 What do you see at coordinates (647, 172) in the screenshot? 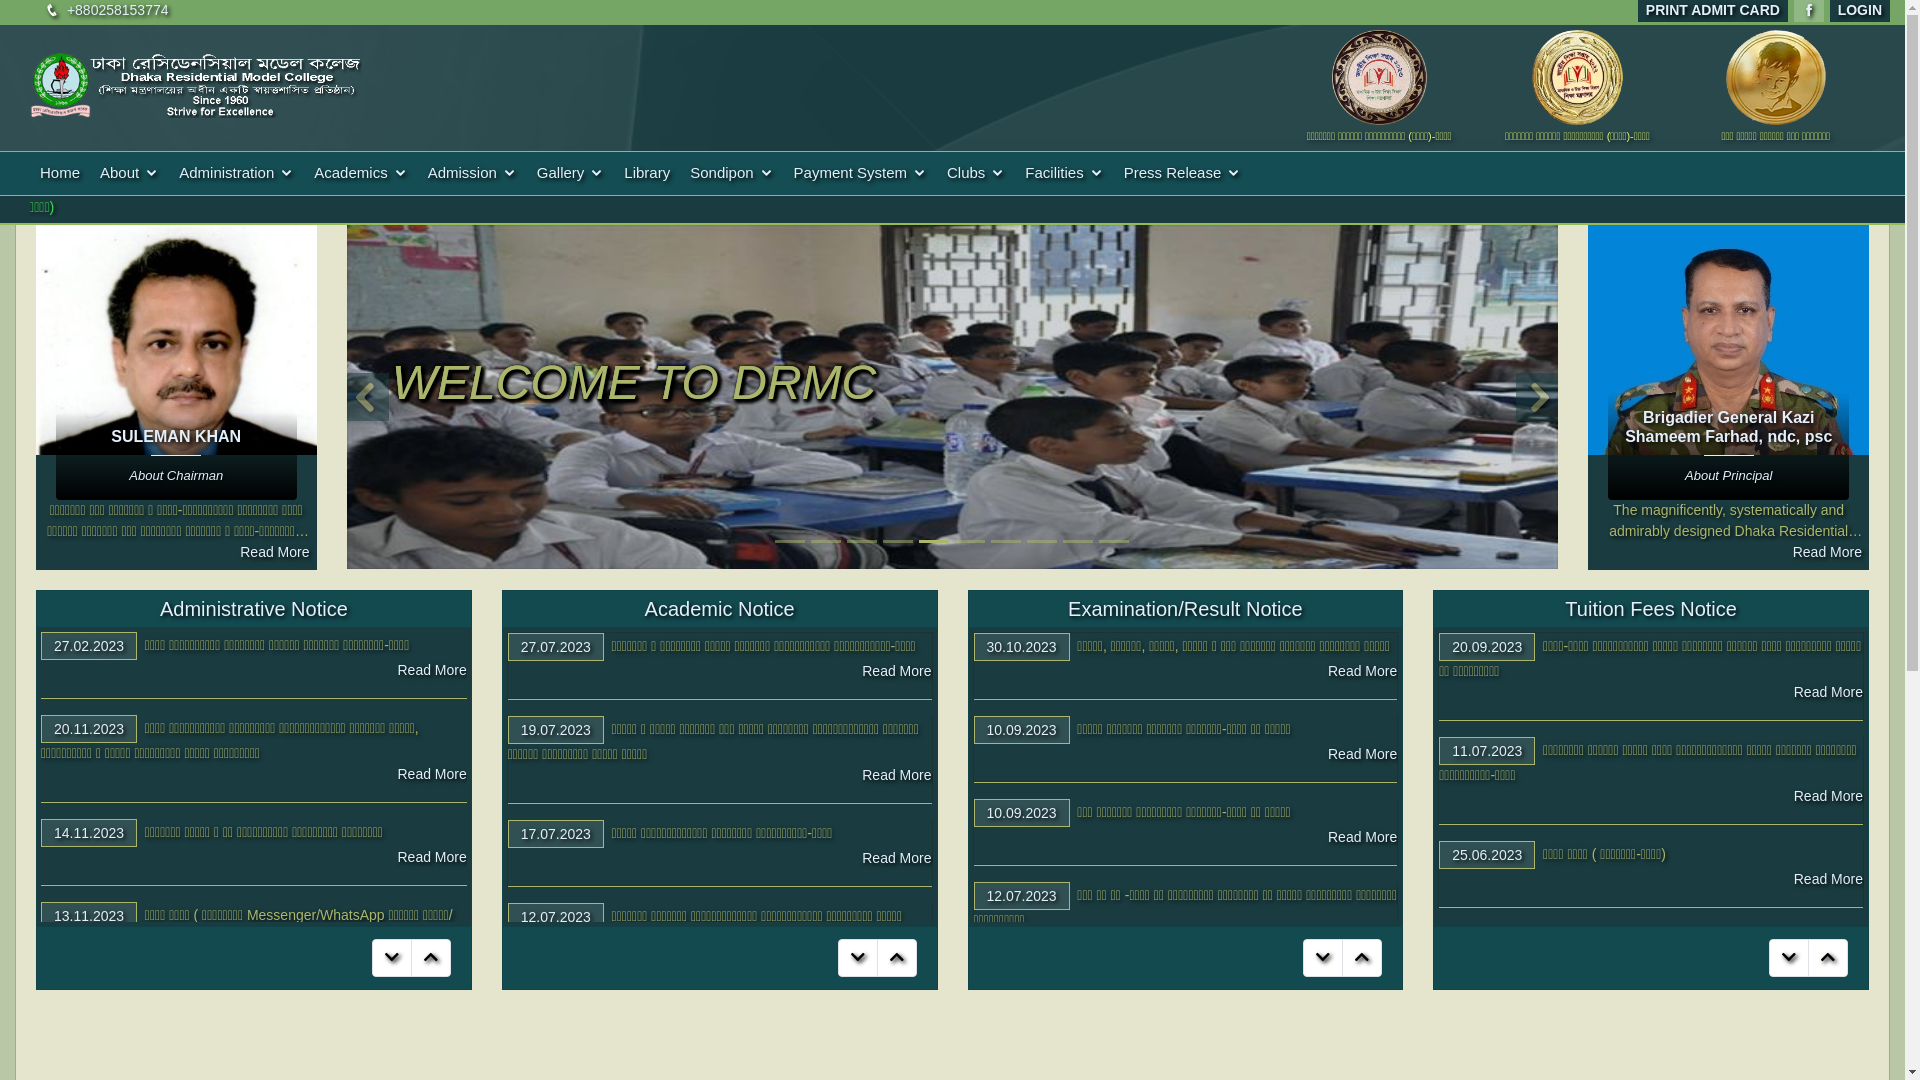
I see `'Library'` at bounding box center [647, 172].